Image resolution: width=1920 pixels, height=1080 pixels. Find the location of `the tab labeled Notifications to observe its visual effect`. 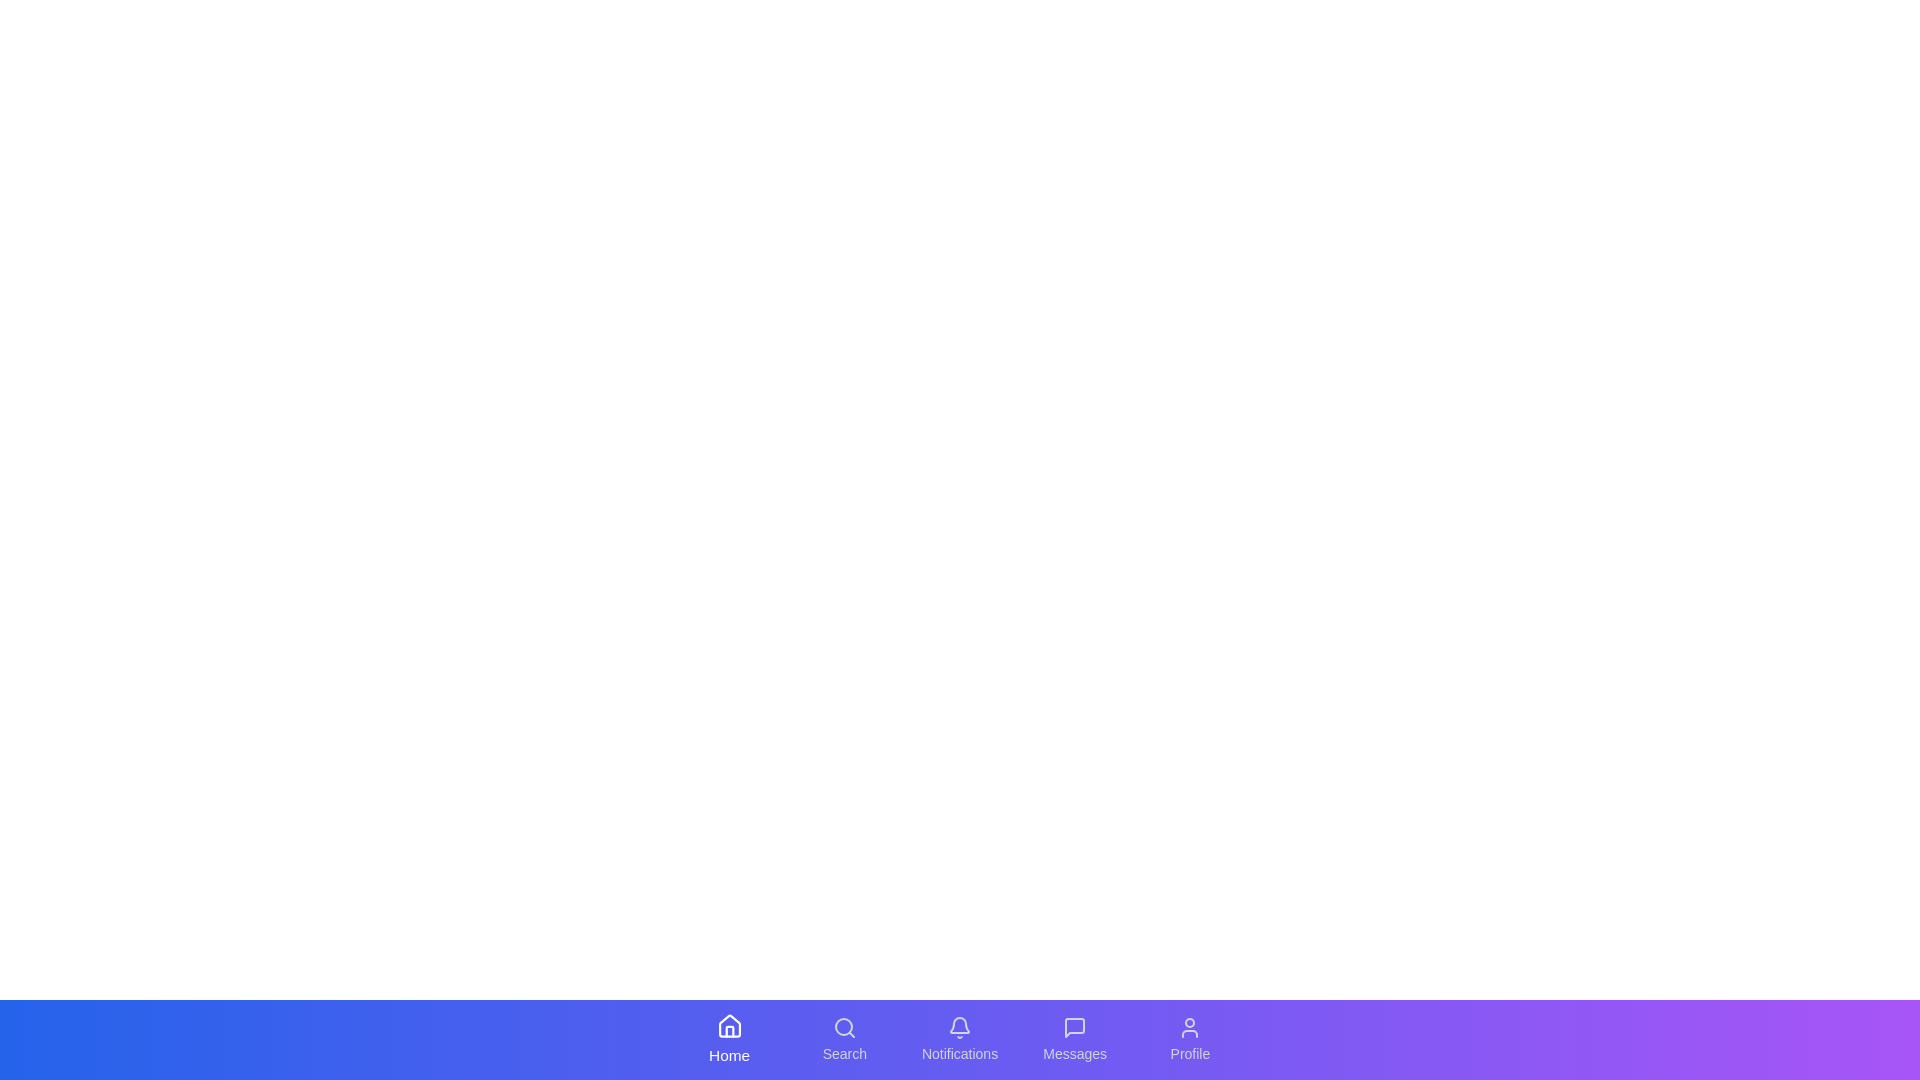

the tab labeled Notifications to observe its visual effect is located at coordinates (960, 1039).